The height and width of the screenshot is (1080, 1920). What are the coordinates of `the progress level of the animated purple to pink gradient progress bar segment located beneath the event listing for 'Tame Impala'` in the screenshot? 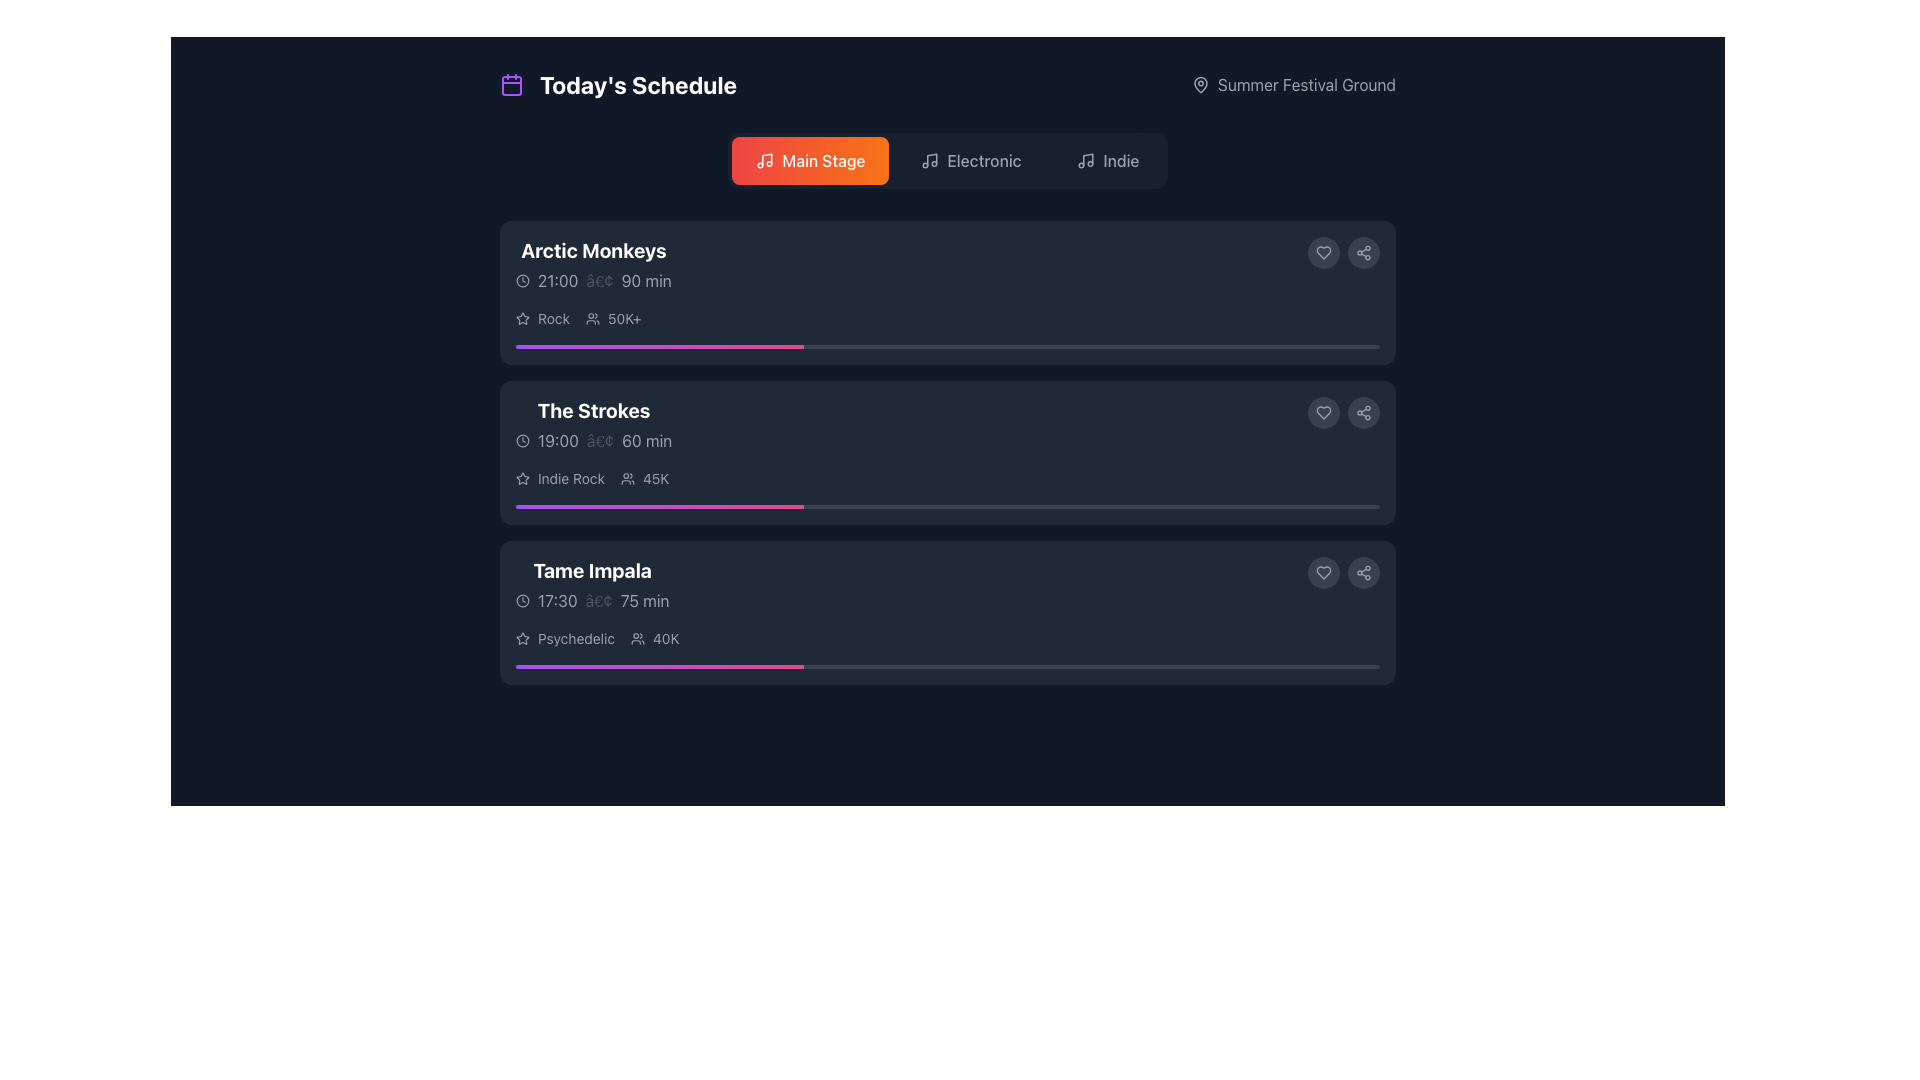 It's located at (659, 667).